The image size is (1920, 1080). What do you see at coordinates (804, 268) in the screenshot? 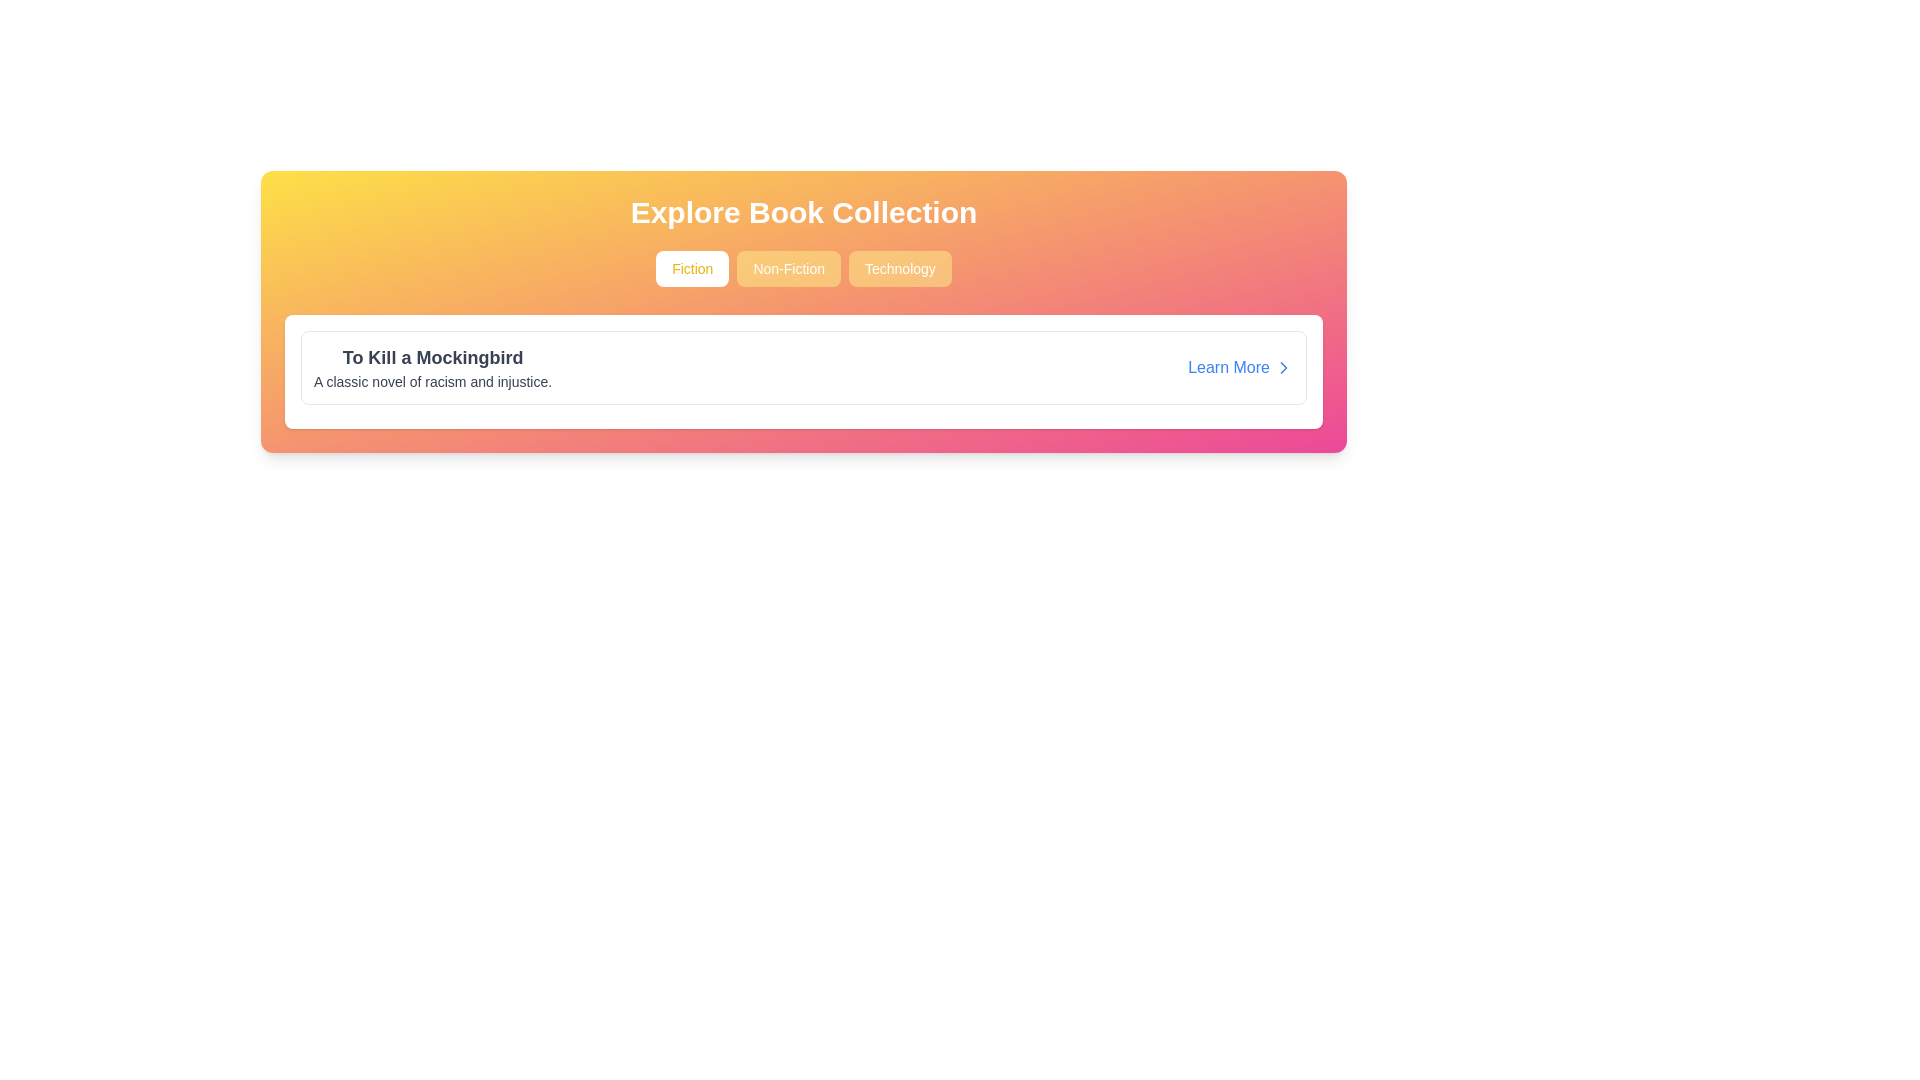
I see `the 'Non-Fiction' filter button located between the 'Fiction' and 'Technology' buttons, below the 'Explore Book Collection' text` at bounding box center [804, 268].